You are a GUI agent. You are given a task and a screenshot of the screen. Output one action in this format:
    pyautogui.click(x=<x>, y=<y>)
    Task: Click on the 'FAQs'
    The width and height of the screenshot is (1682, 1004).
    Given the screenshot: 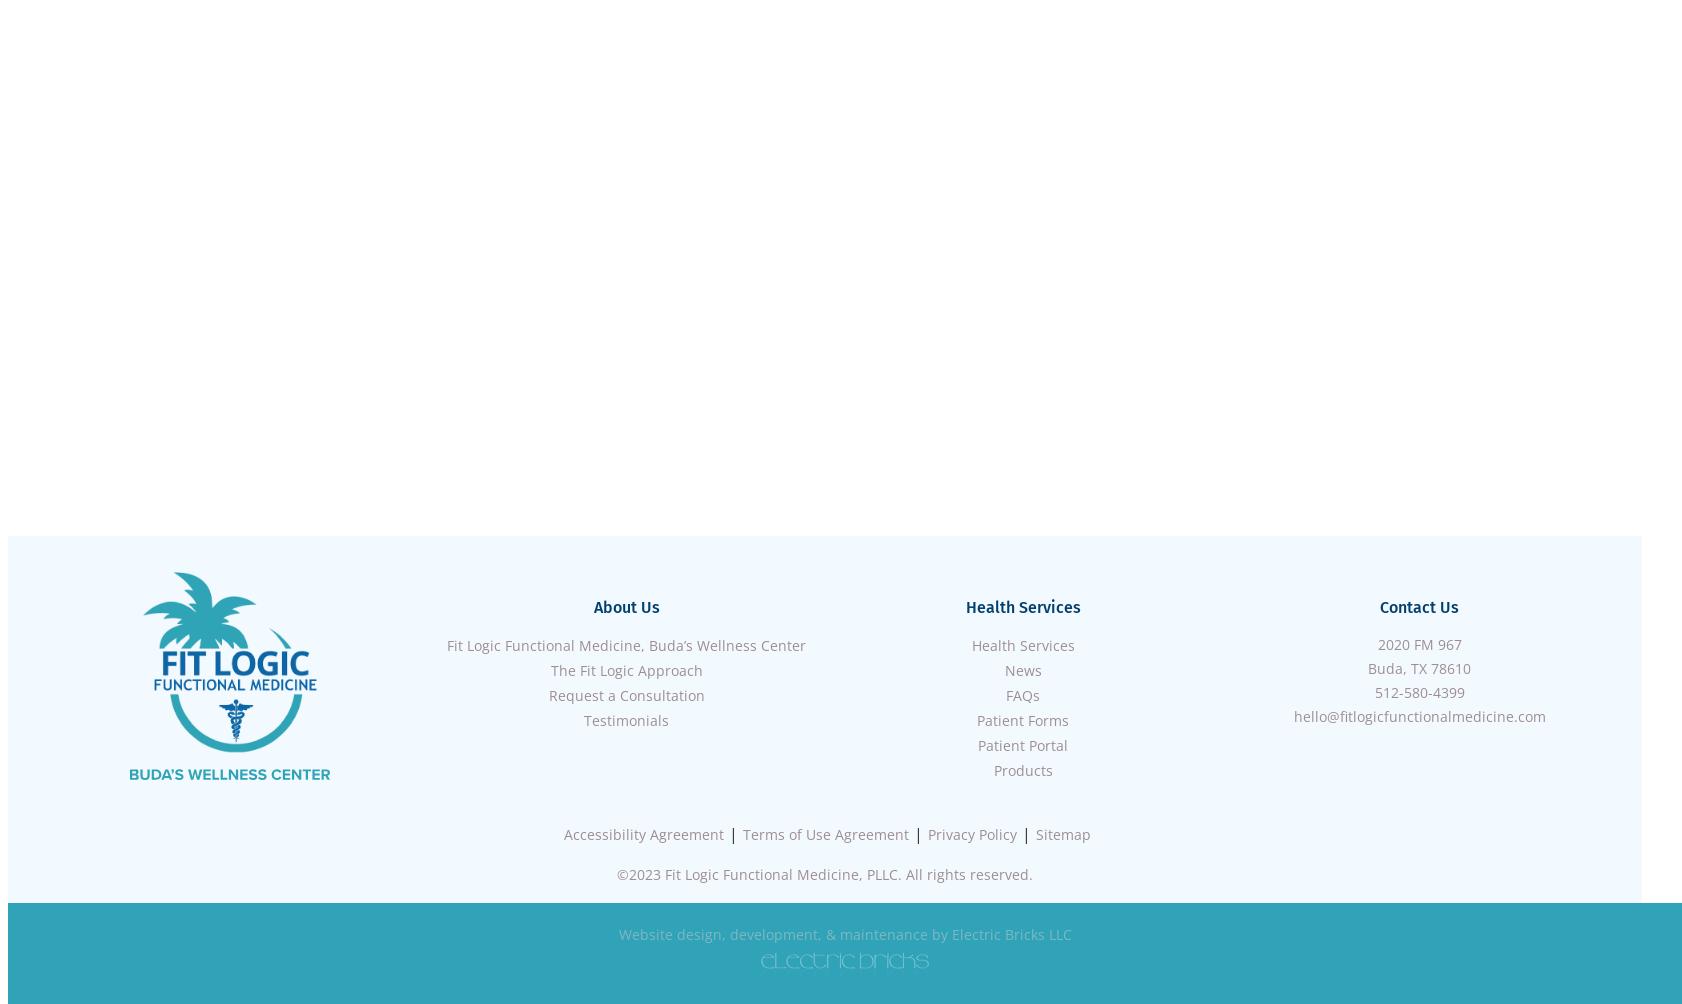 What is the action you would take?
    pyautogui.click(x=1021, y=694)
    